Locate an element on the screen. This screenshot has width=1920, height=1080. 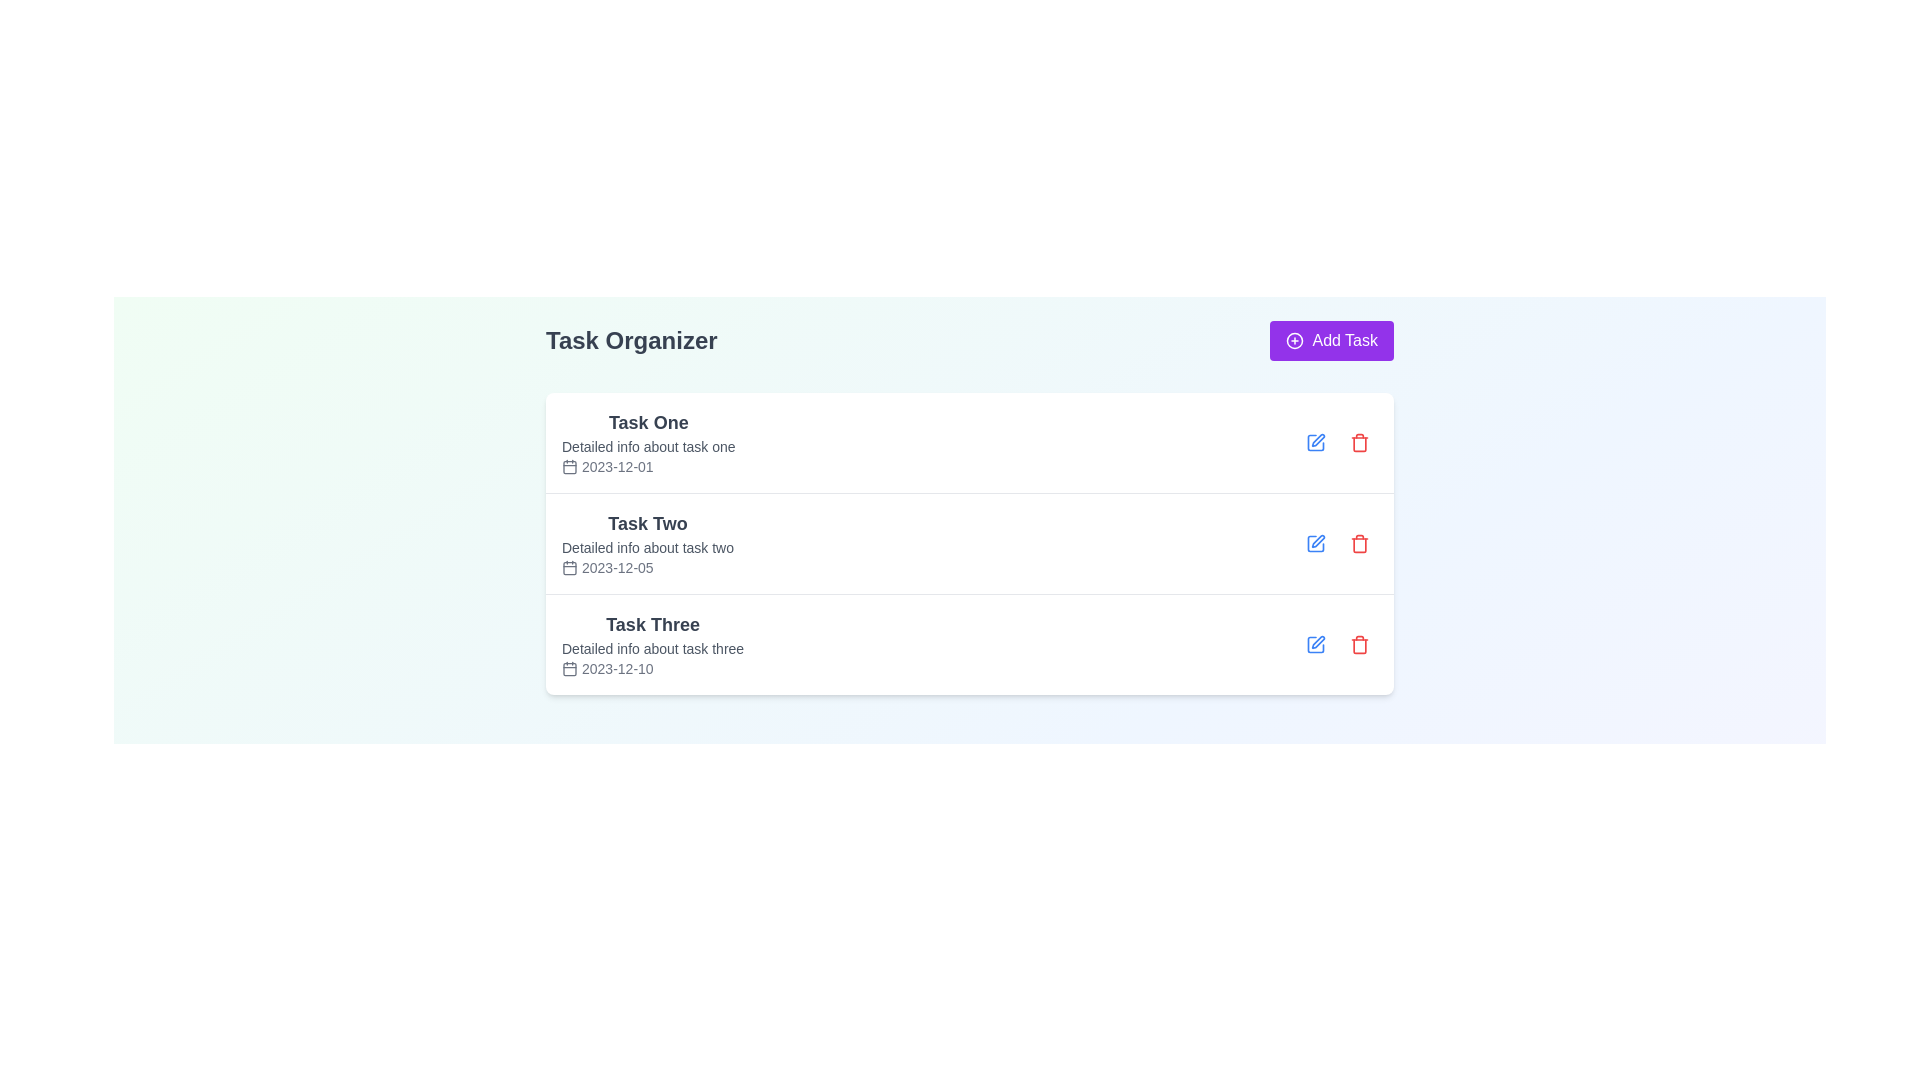
the edit icon associated with 'Task Three' to initiate editing is located at coordinates (1318, 641).